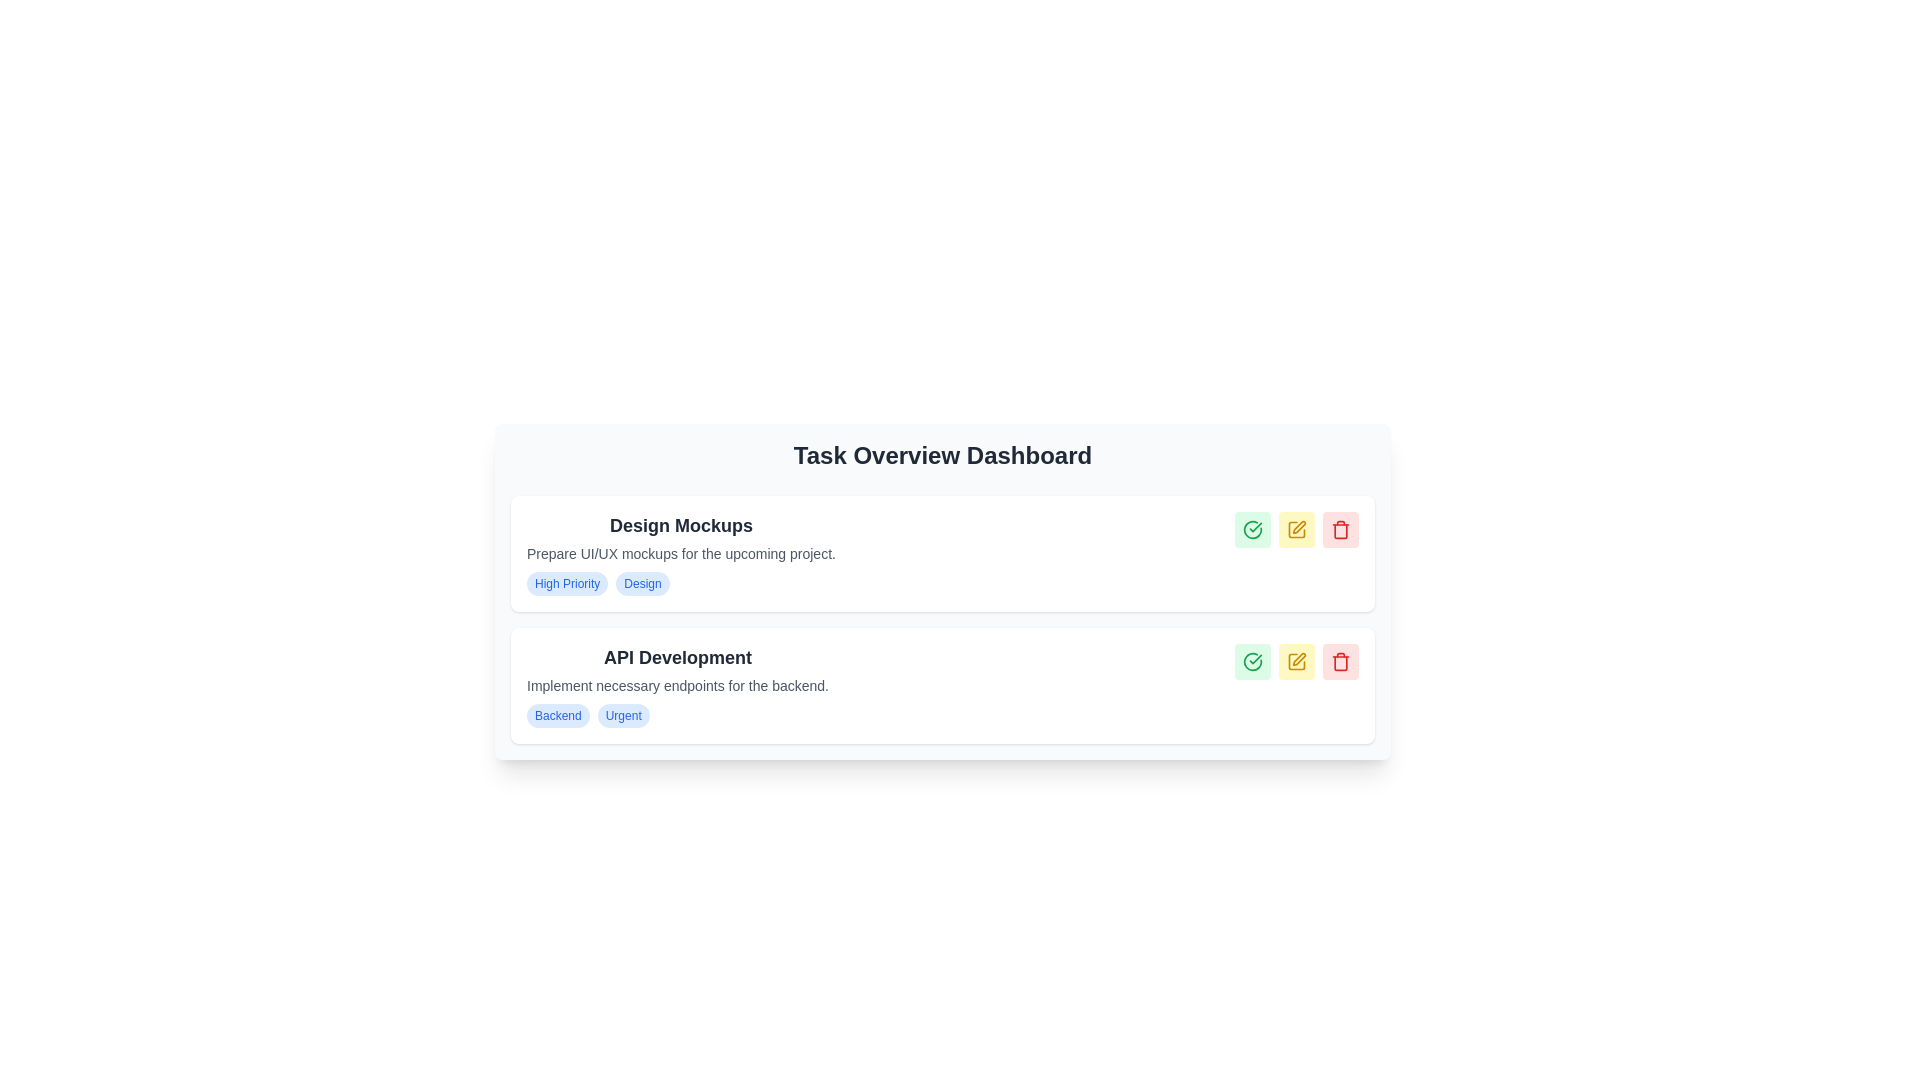 The height and width of the screenshot is (1080, 1920). I want to click on the leftmost interactive icon in the second row of action buttons, so click(1296, 662).